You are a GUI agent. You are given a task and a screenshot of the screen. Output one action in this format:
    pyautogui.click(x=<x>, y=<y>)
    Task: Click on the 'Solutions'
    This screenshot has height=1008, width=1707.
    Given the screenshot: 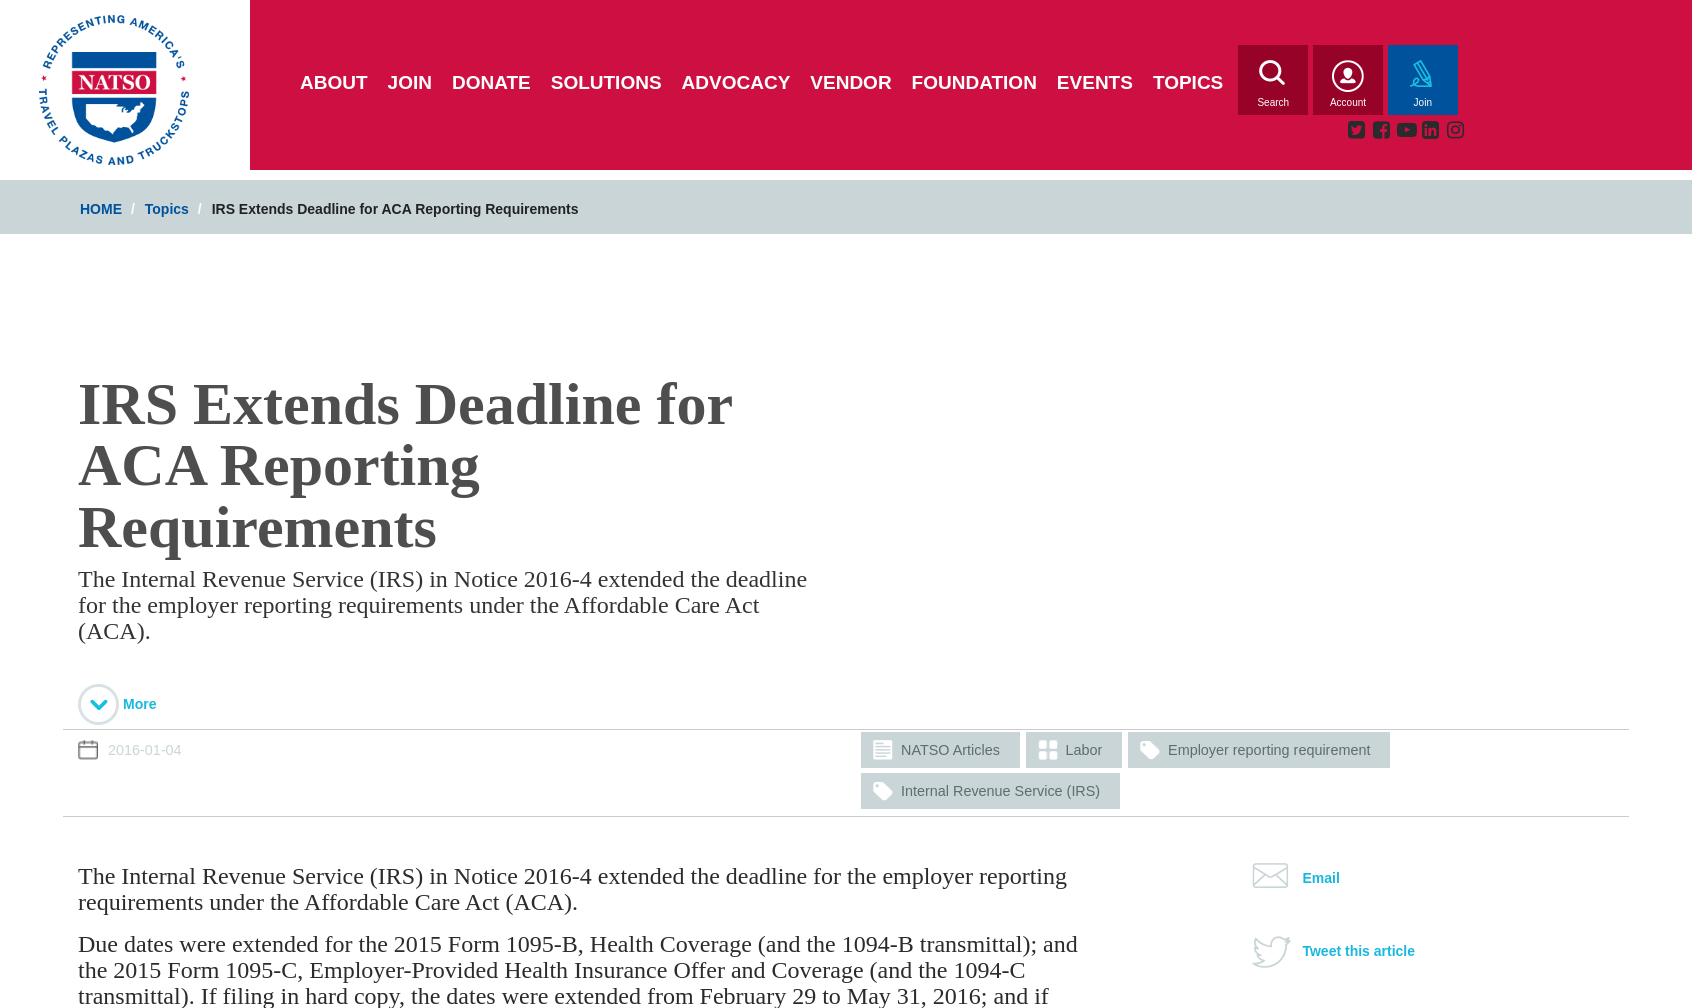 What is the action you would take?
    pyautogui.click(x=605, y=82)
    